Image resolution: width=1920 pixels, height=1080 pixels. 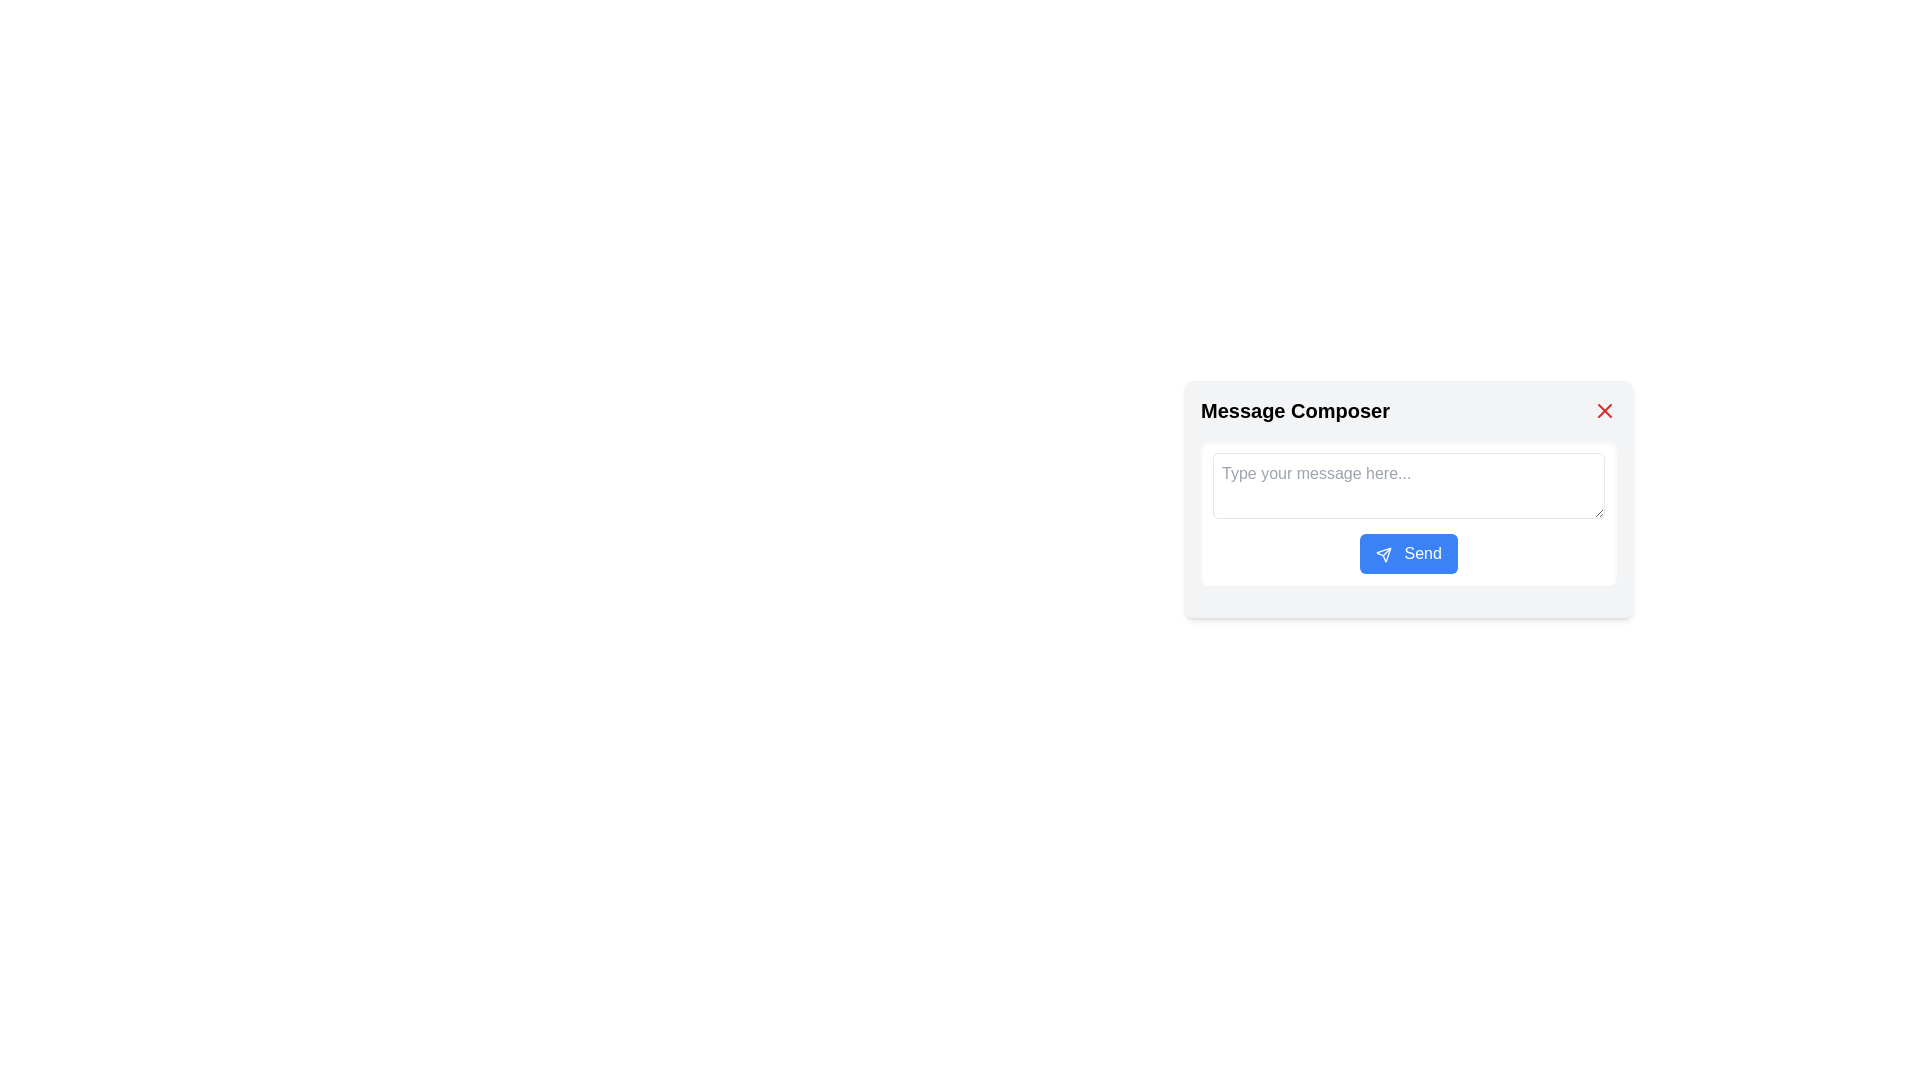 I want to click on the red close button (diagonal cross 'X' symbol) located in the top-right corner of the 'Message Composer' dialog, so click(x=1604, y=410).